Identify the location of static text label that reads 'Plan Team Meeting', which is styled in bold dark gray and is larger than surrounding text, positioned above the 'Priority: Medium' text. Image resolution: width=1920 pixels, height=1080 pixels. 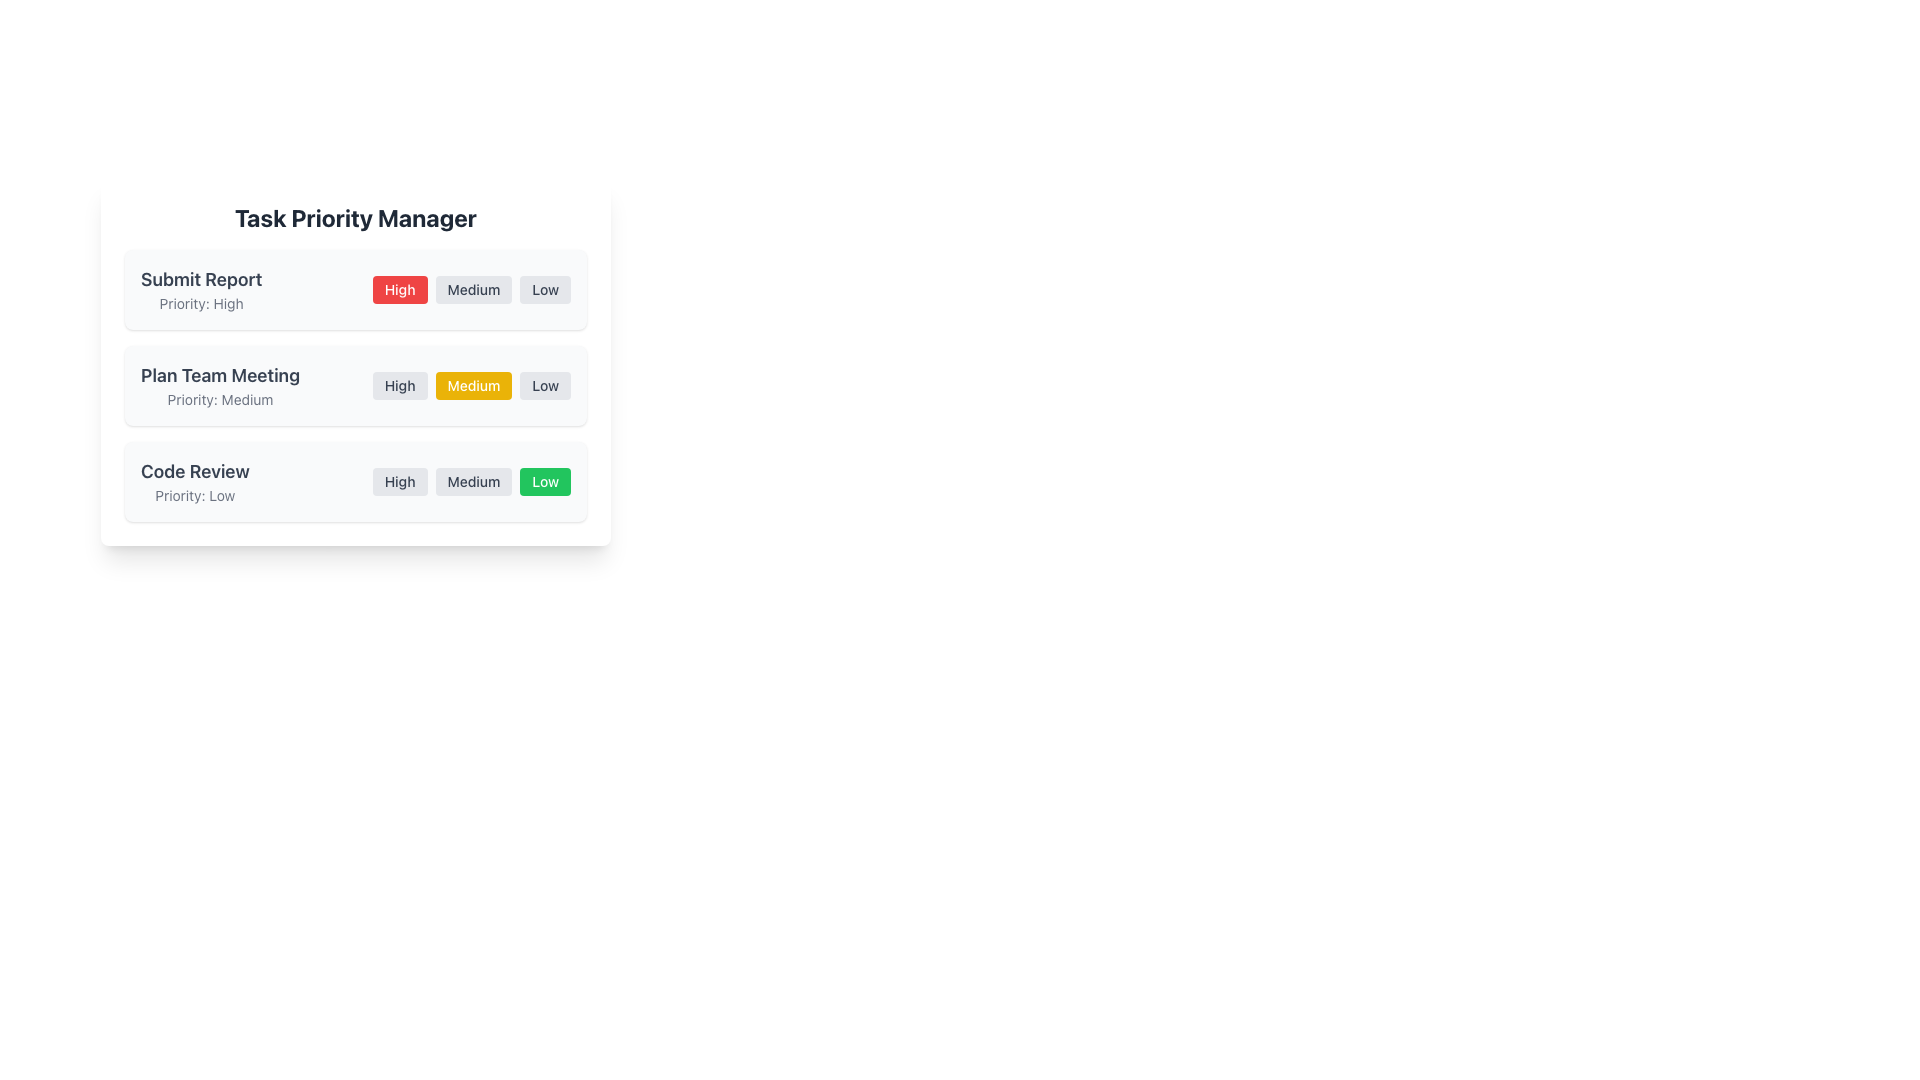
(220, 375).